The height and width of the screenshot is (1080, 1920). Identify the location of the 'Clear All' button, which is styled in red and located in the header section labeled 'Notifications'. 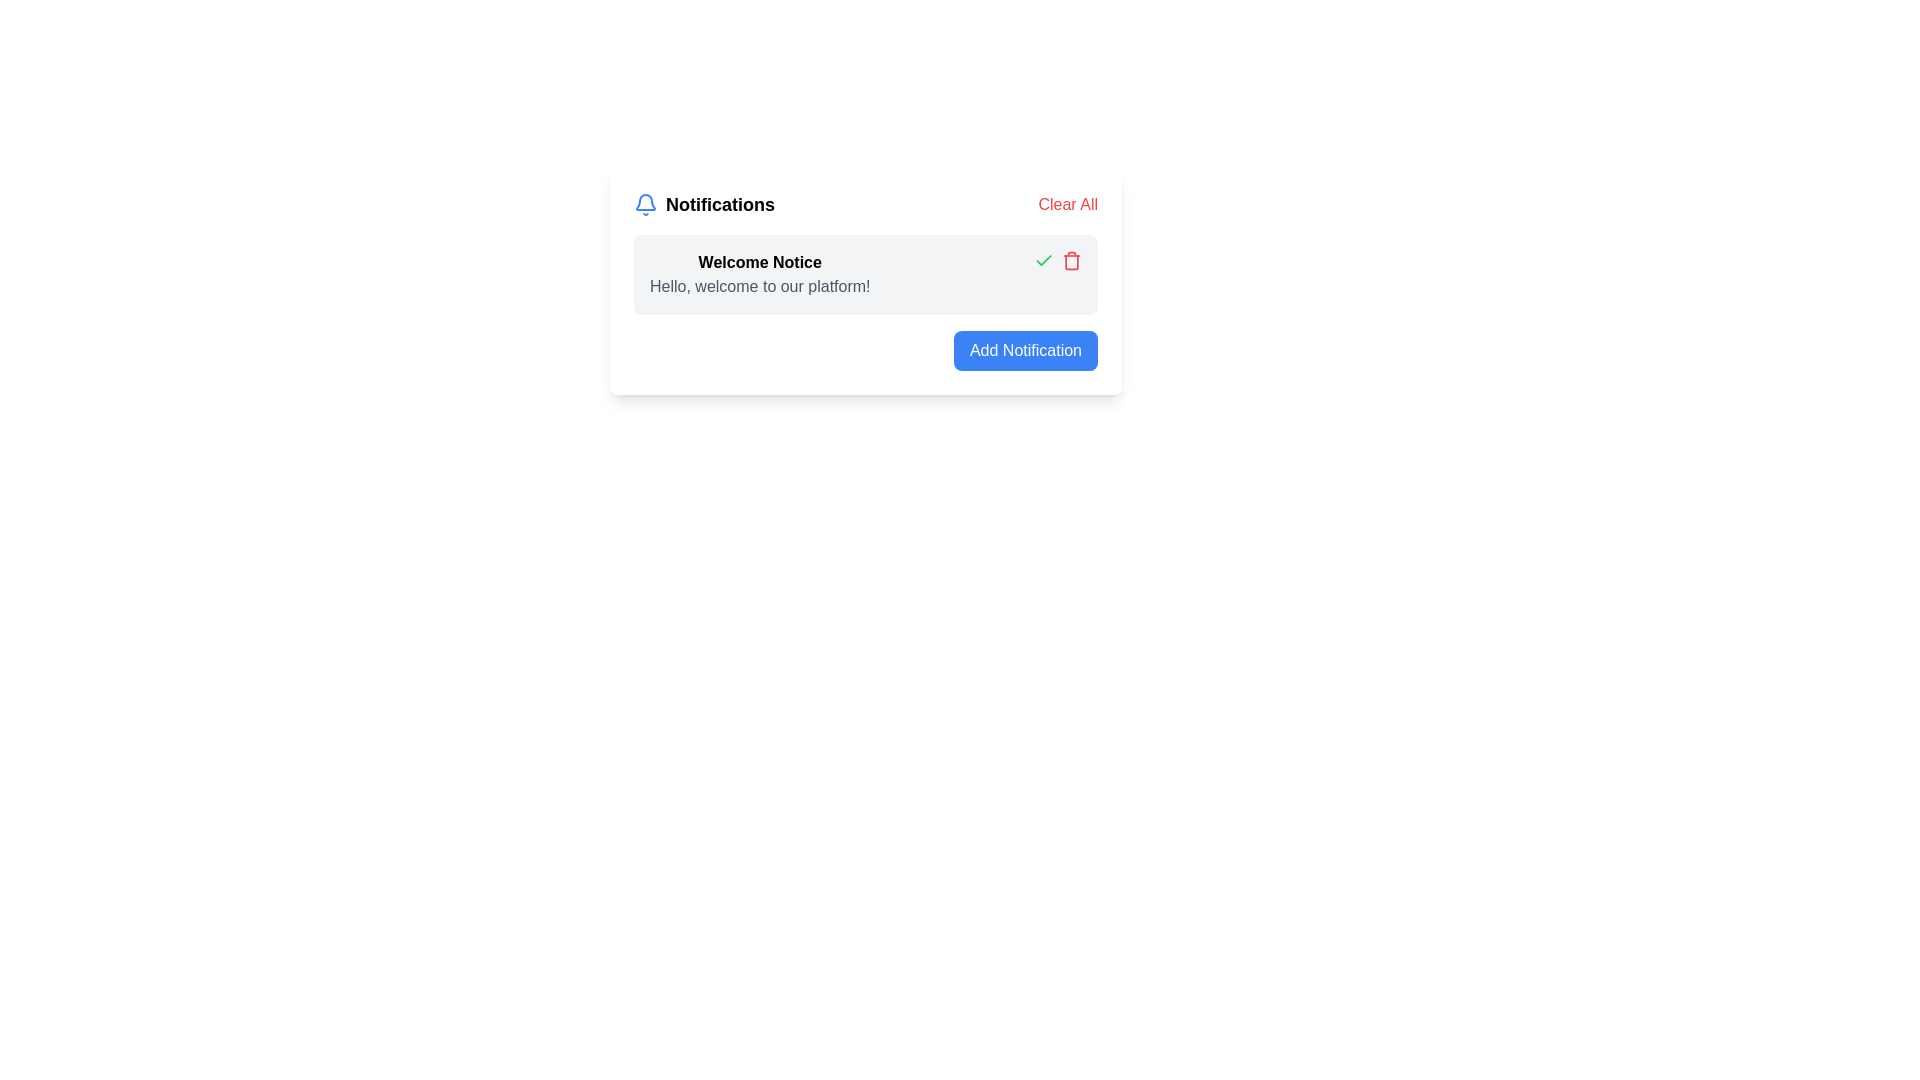
(1067, 204).